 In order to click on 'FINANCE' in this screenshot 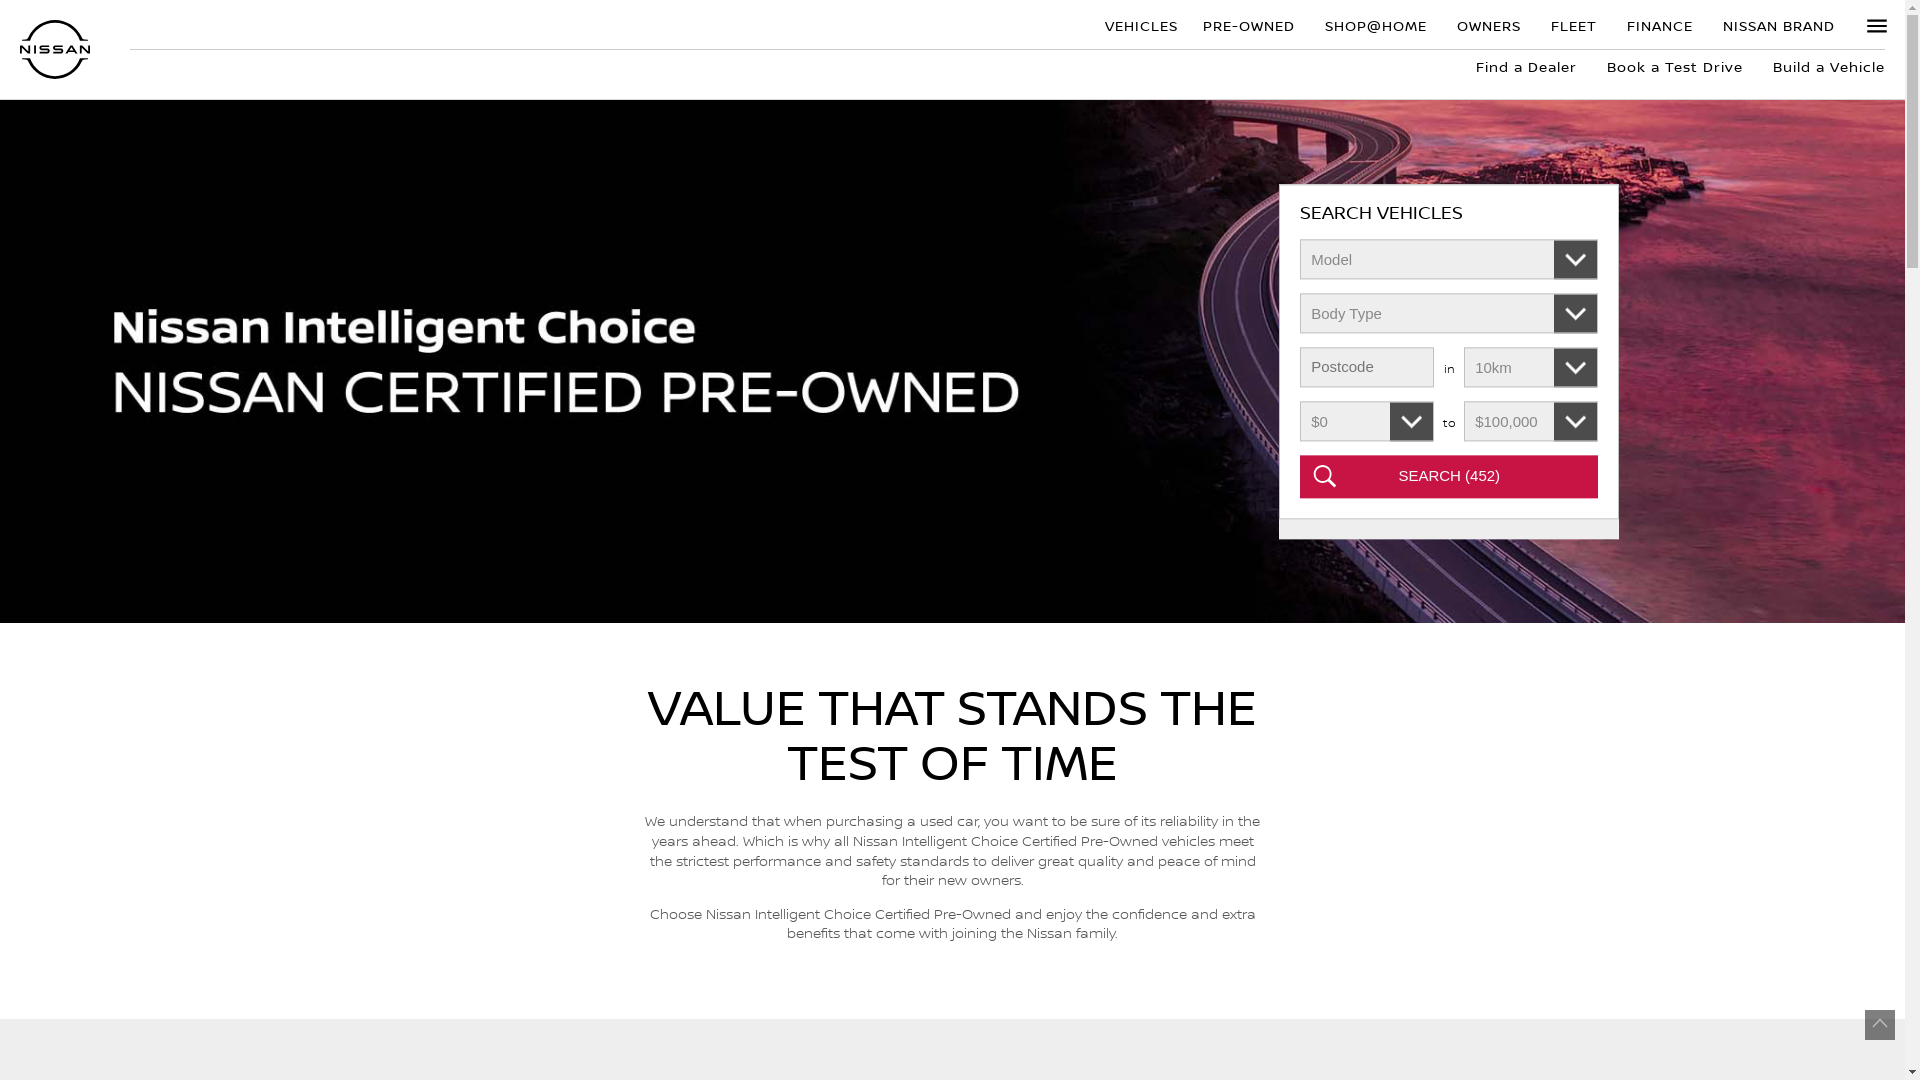, I will do `click(1660, 24)`.